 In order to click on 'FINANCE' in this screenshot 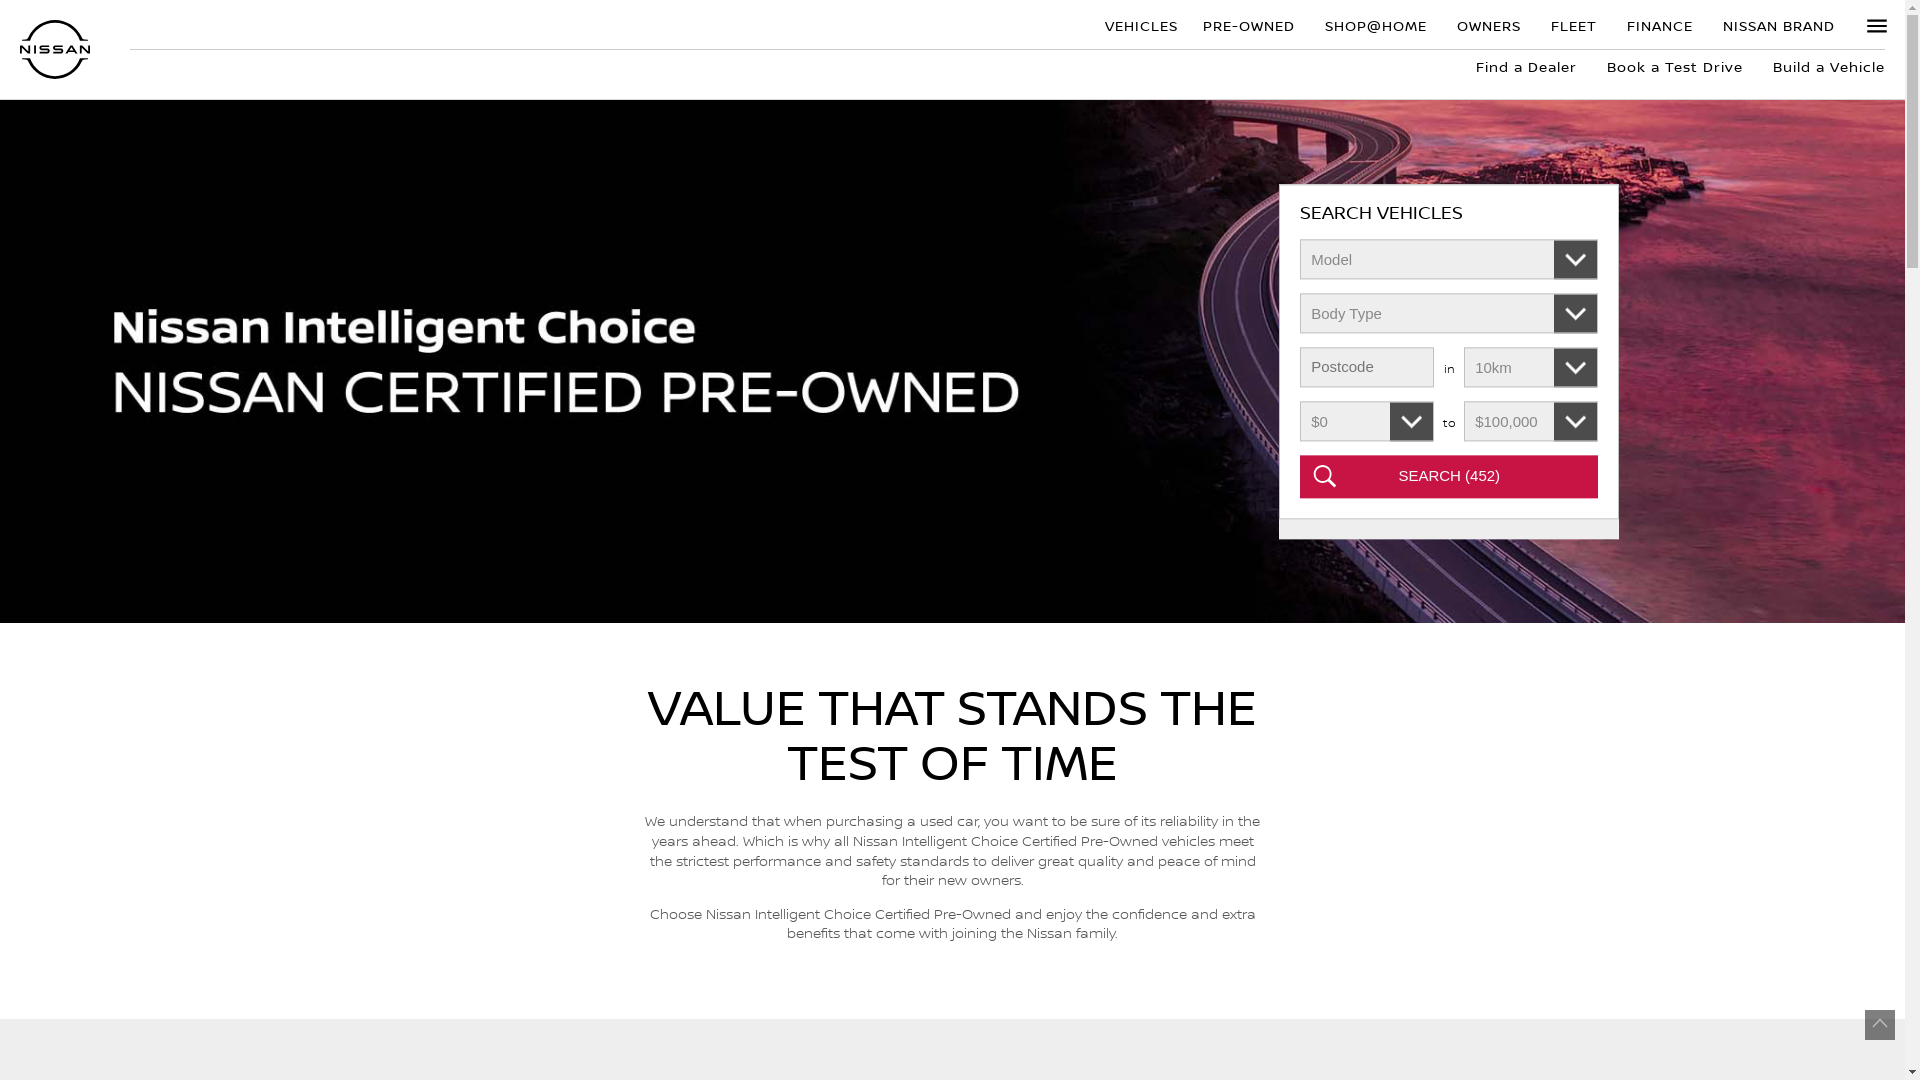, I will do `click(1660, 24)`.